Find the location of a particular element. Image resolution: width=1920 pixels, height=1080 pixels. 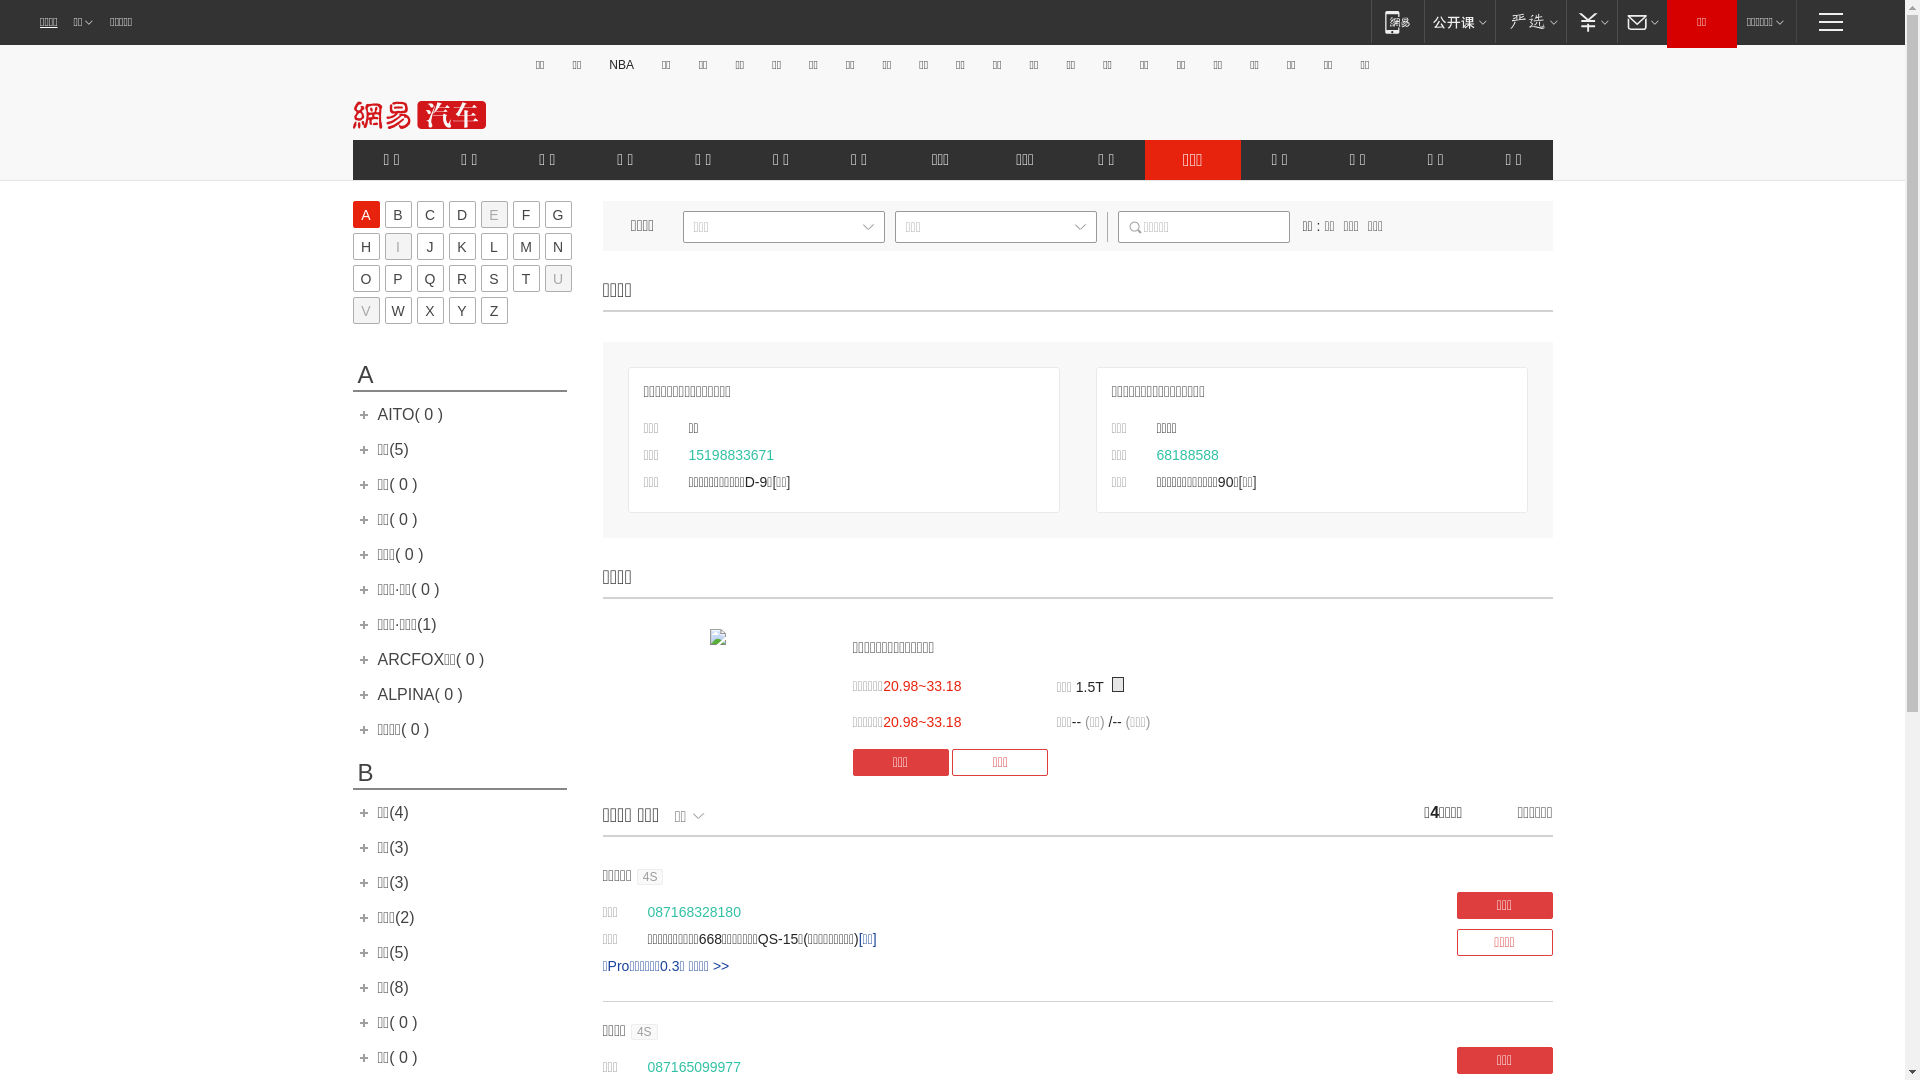

'F' is located at coordinates (512, 214).